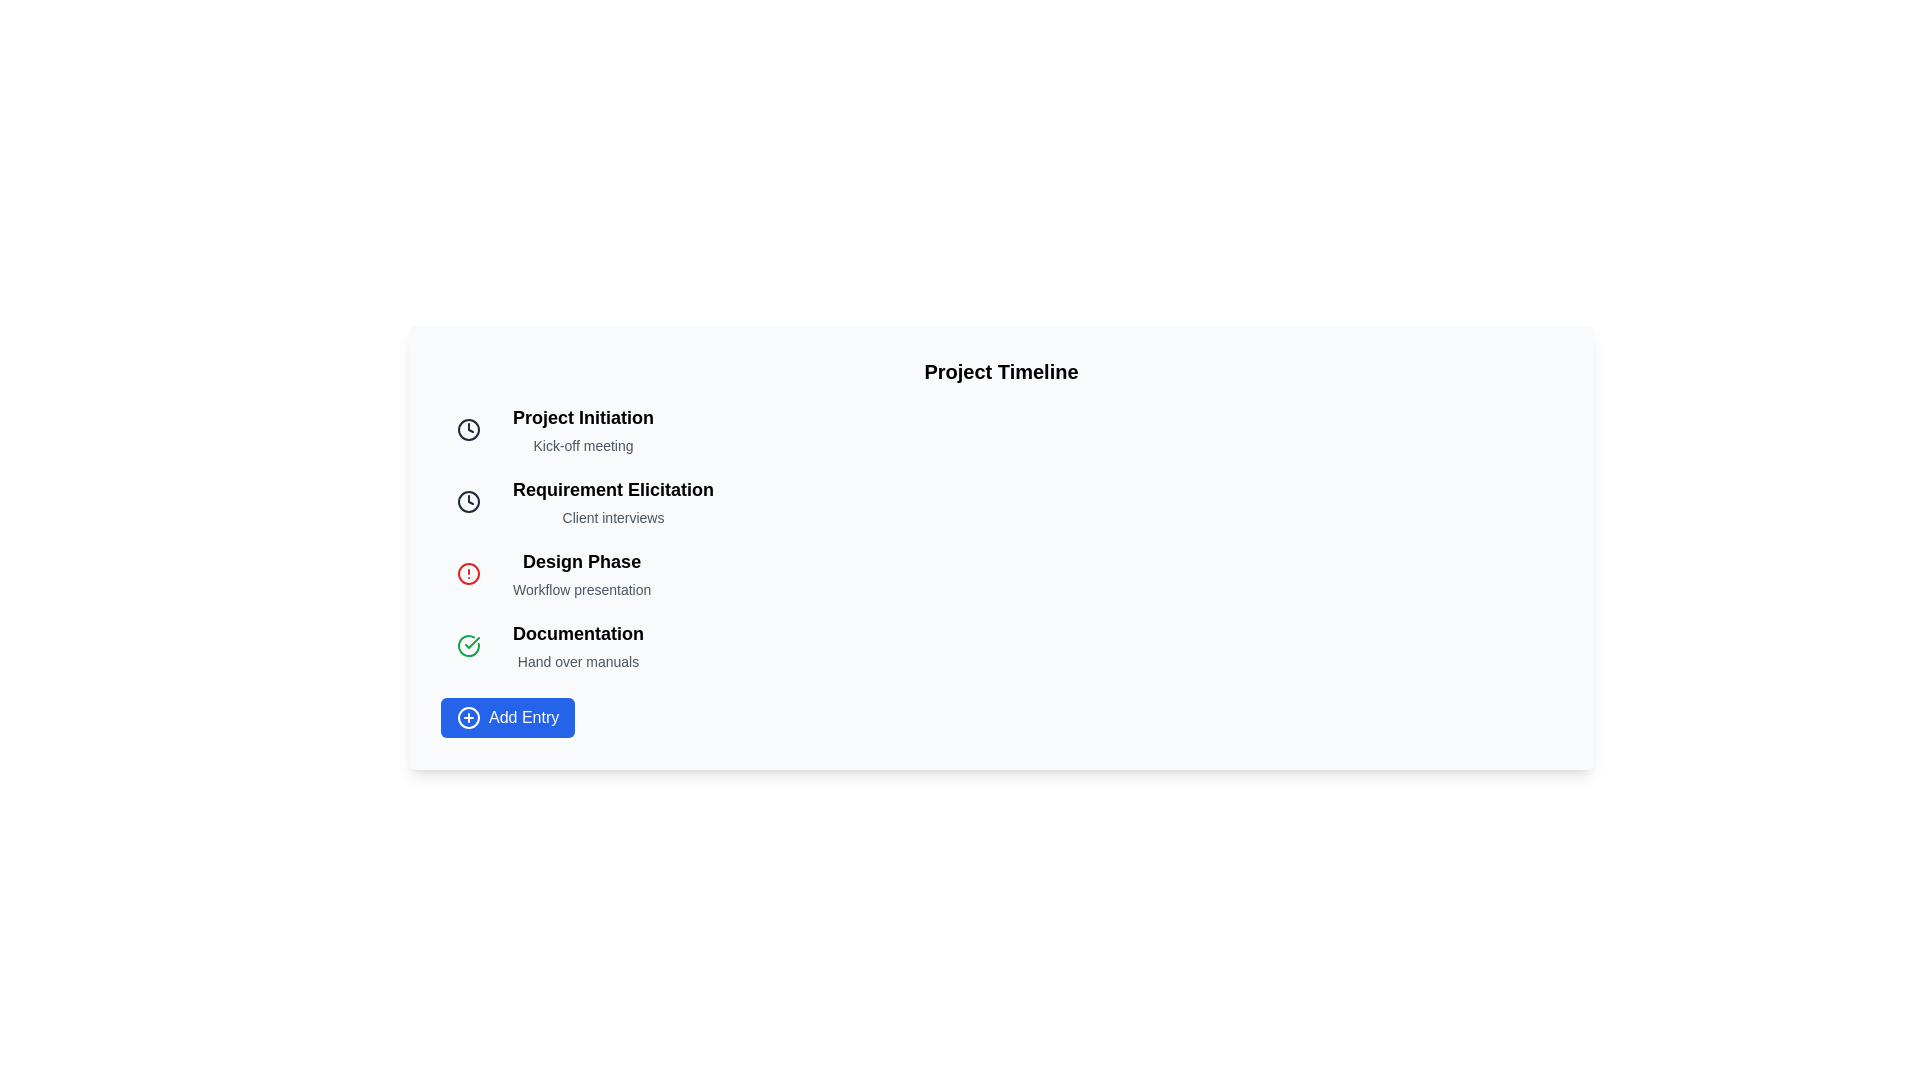 This screenshot has height=1080, width=1920. Describe the element at coordinates (468, 645) in the screenshot. I see `the checkmark icon that indicates the completion or verification status of the 'Documentation' phase in the project timeline` at that location.